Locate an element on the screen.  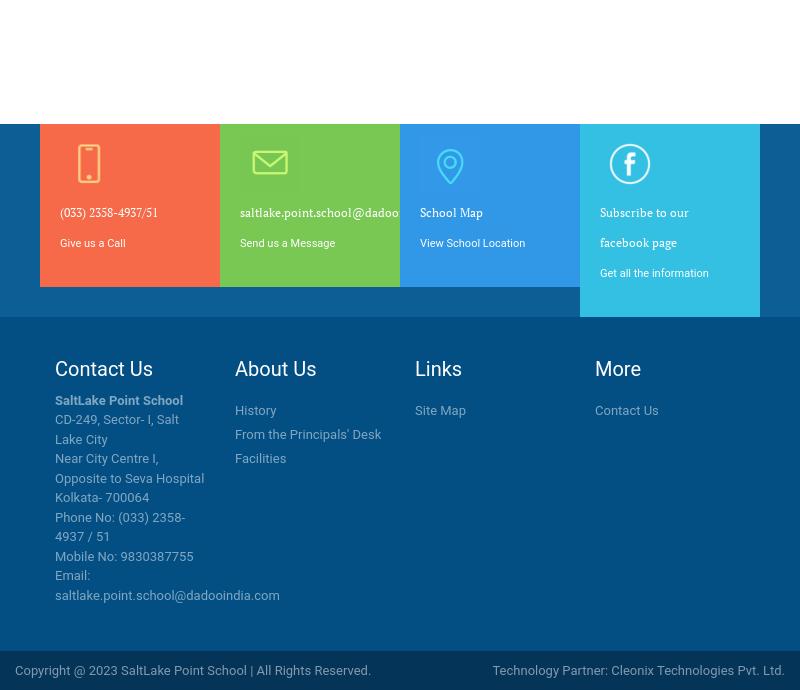
'Mobile No: 9830387755' is located at coordinates (123, 555).